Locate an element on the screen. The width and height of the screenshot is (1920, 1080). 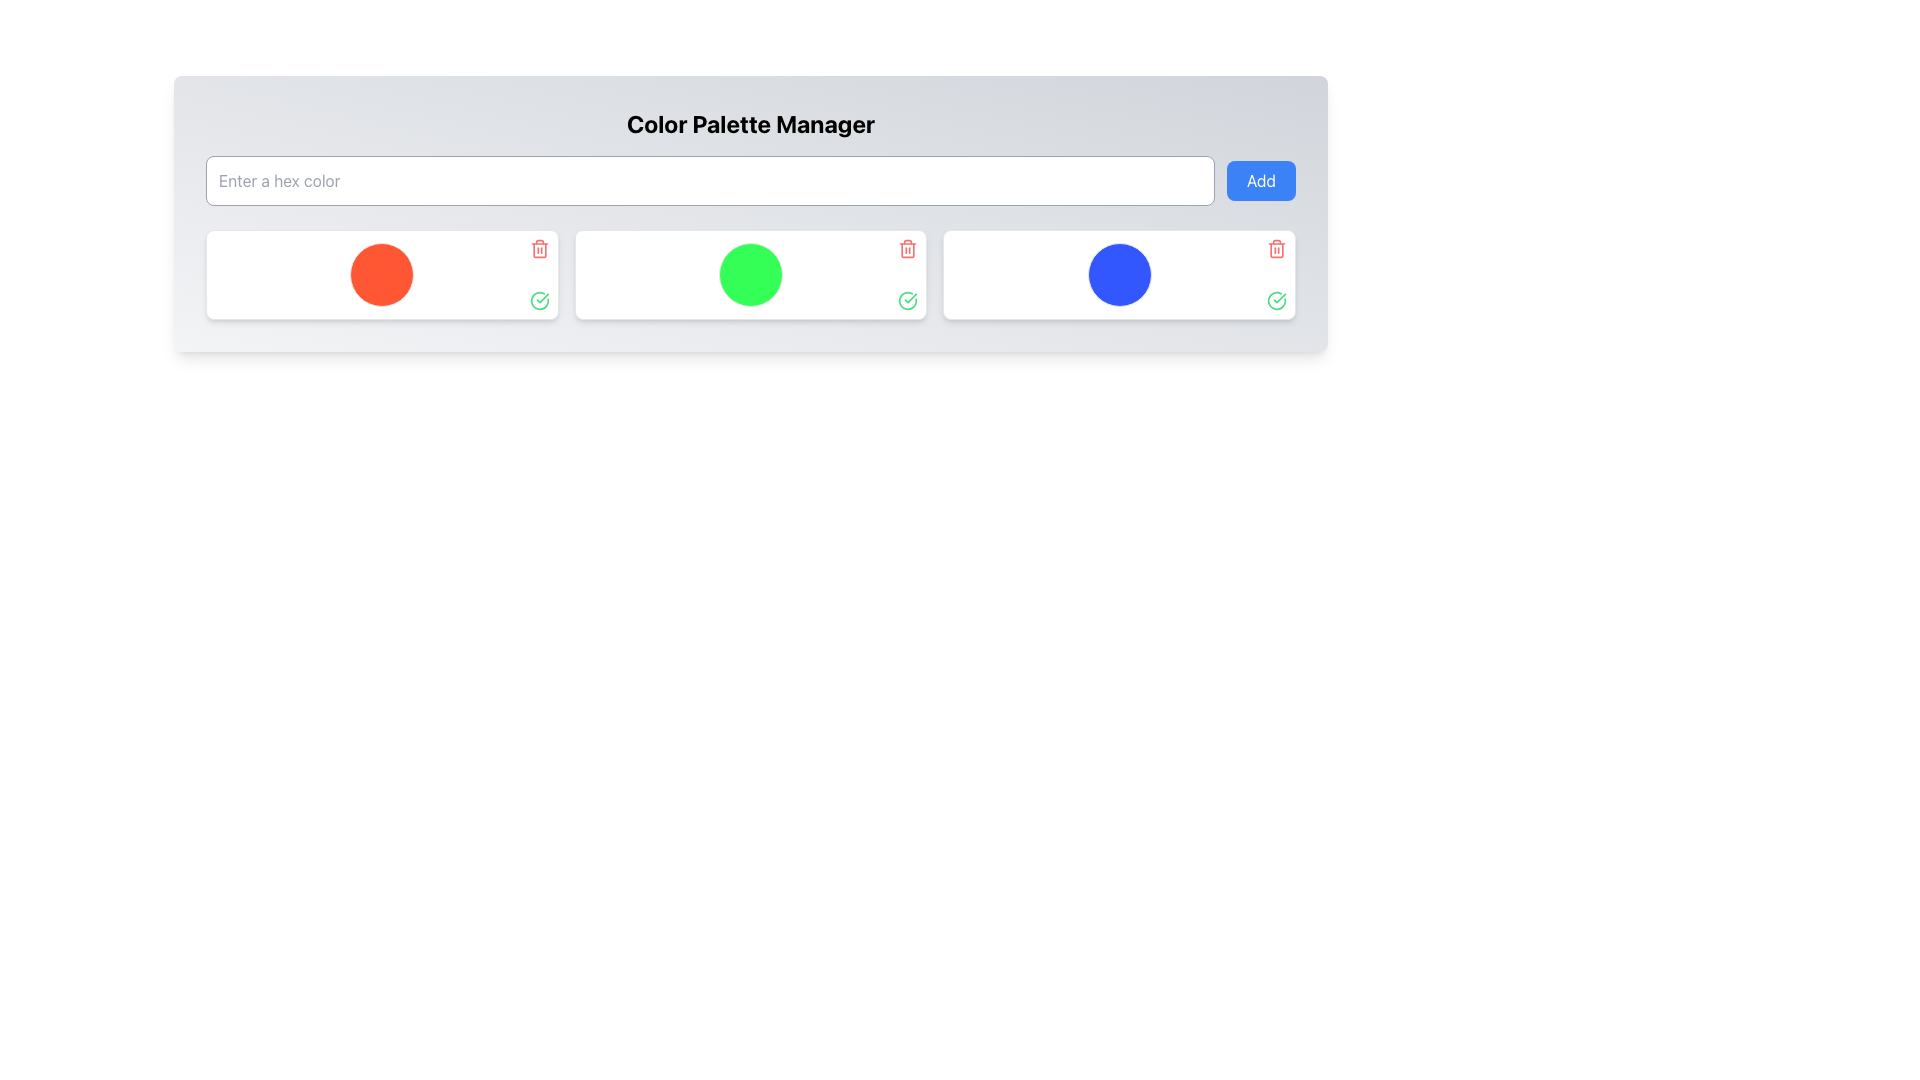
the red trash icon button located at the top-right corner of the white rectangular card, which features a dynamic hover effect that darkens its color is located at coordinates (1275, 248).